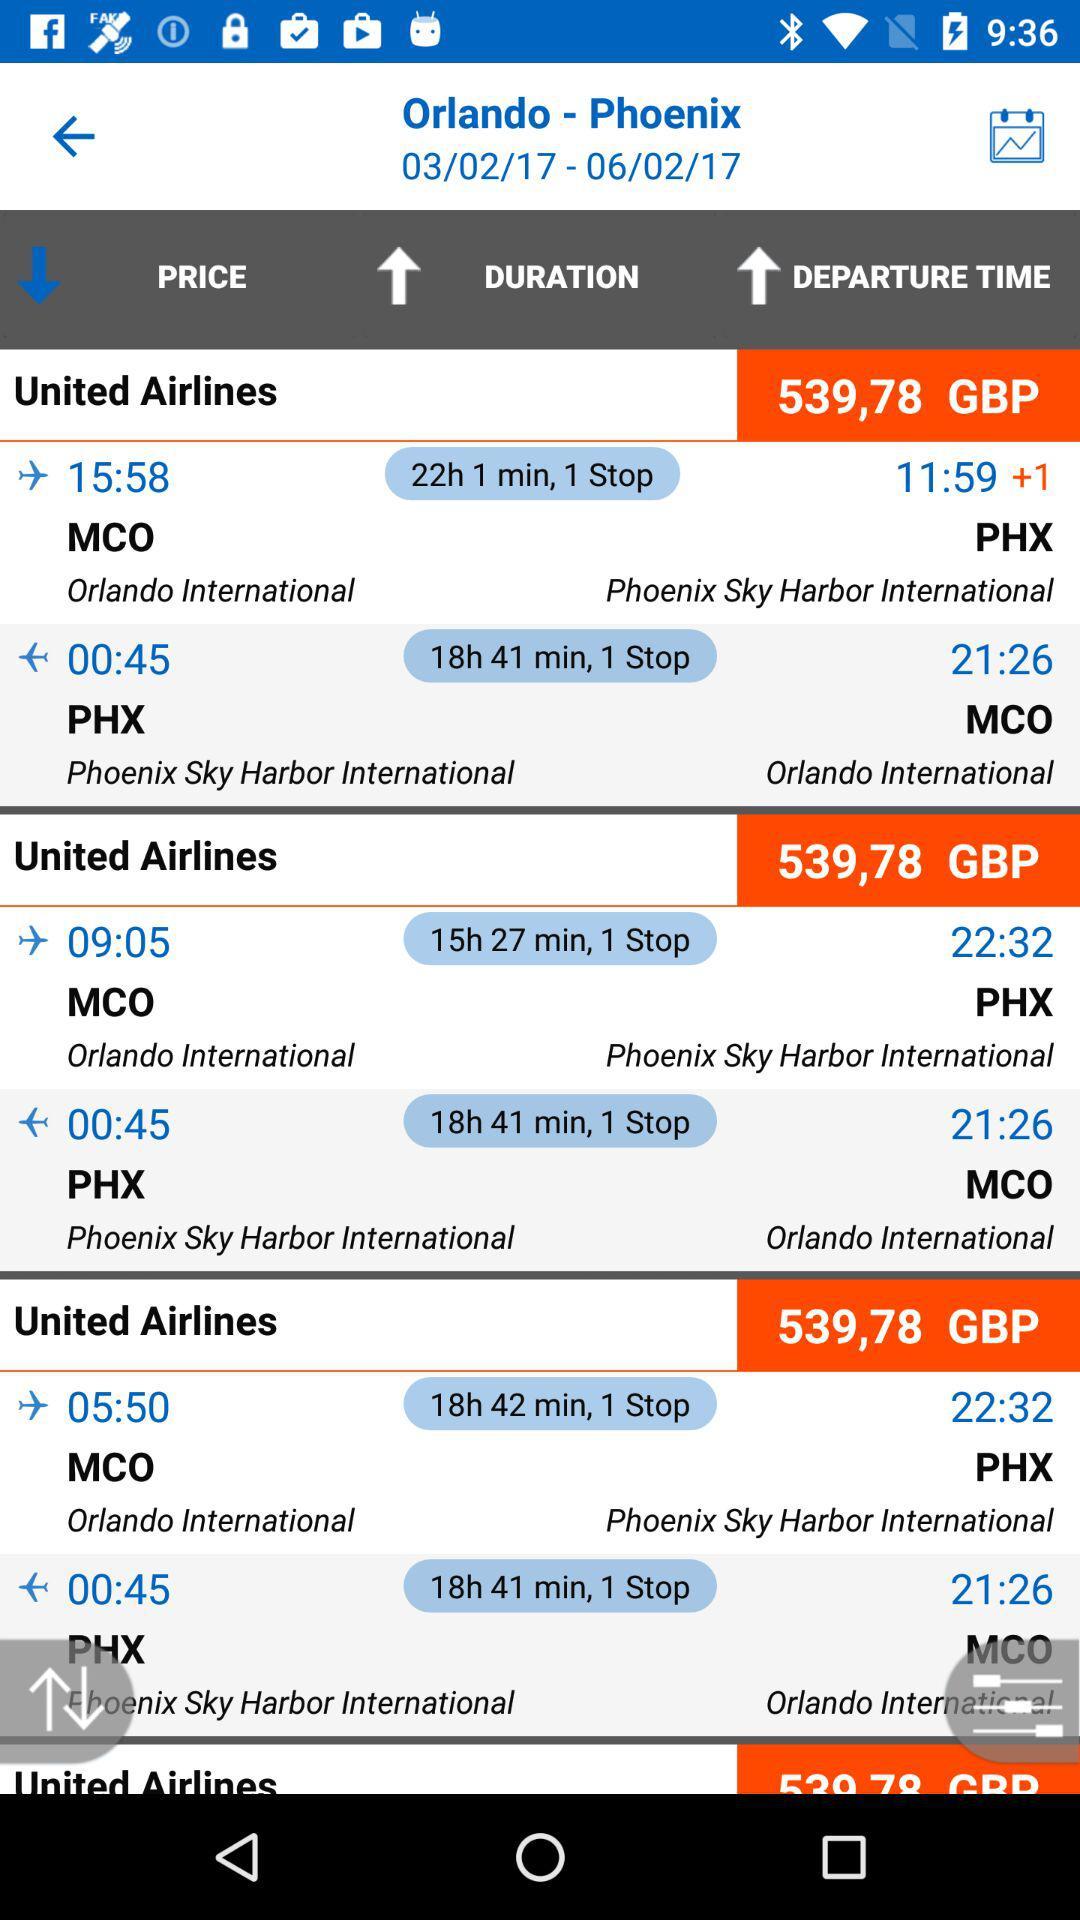 This screenshot has width=1080, height=1920. What do you see at coordinates (560, 937) in the screenshot?
I see `the 15h 27 min item` at bounding box center [560, 937].